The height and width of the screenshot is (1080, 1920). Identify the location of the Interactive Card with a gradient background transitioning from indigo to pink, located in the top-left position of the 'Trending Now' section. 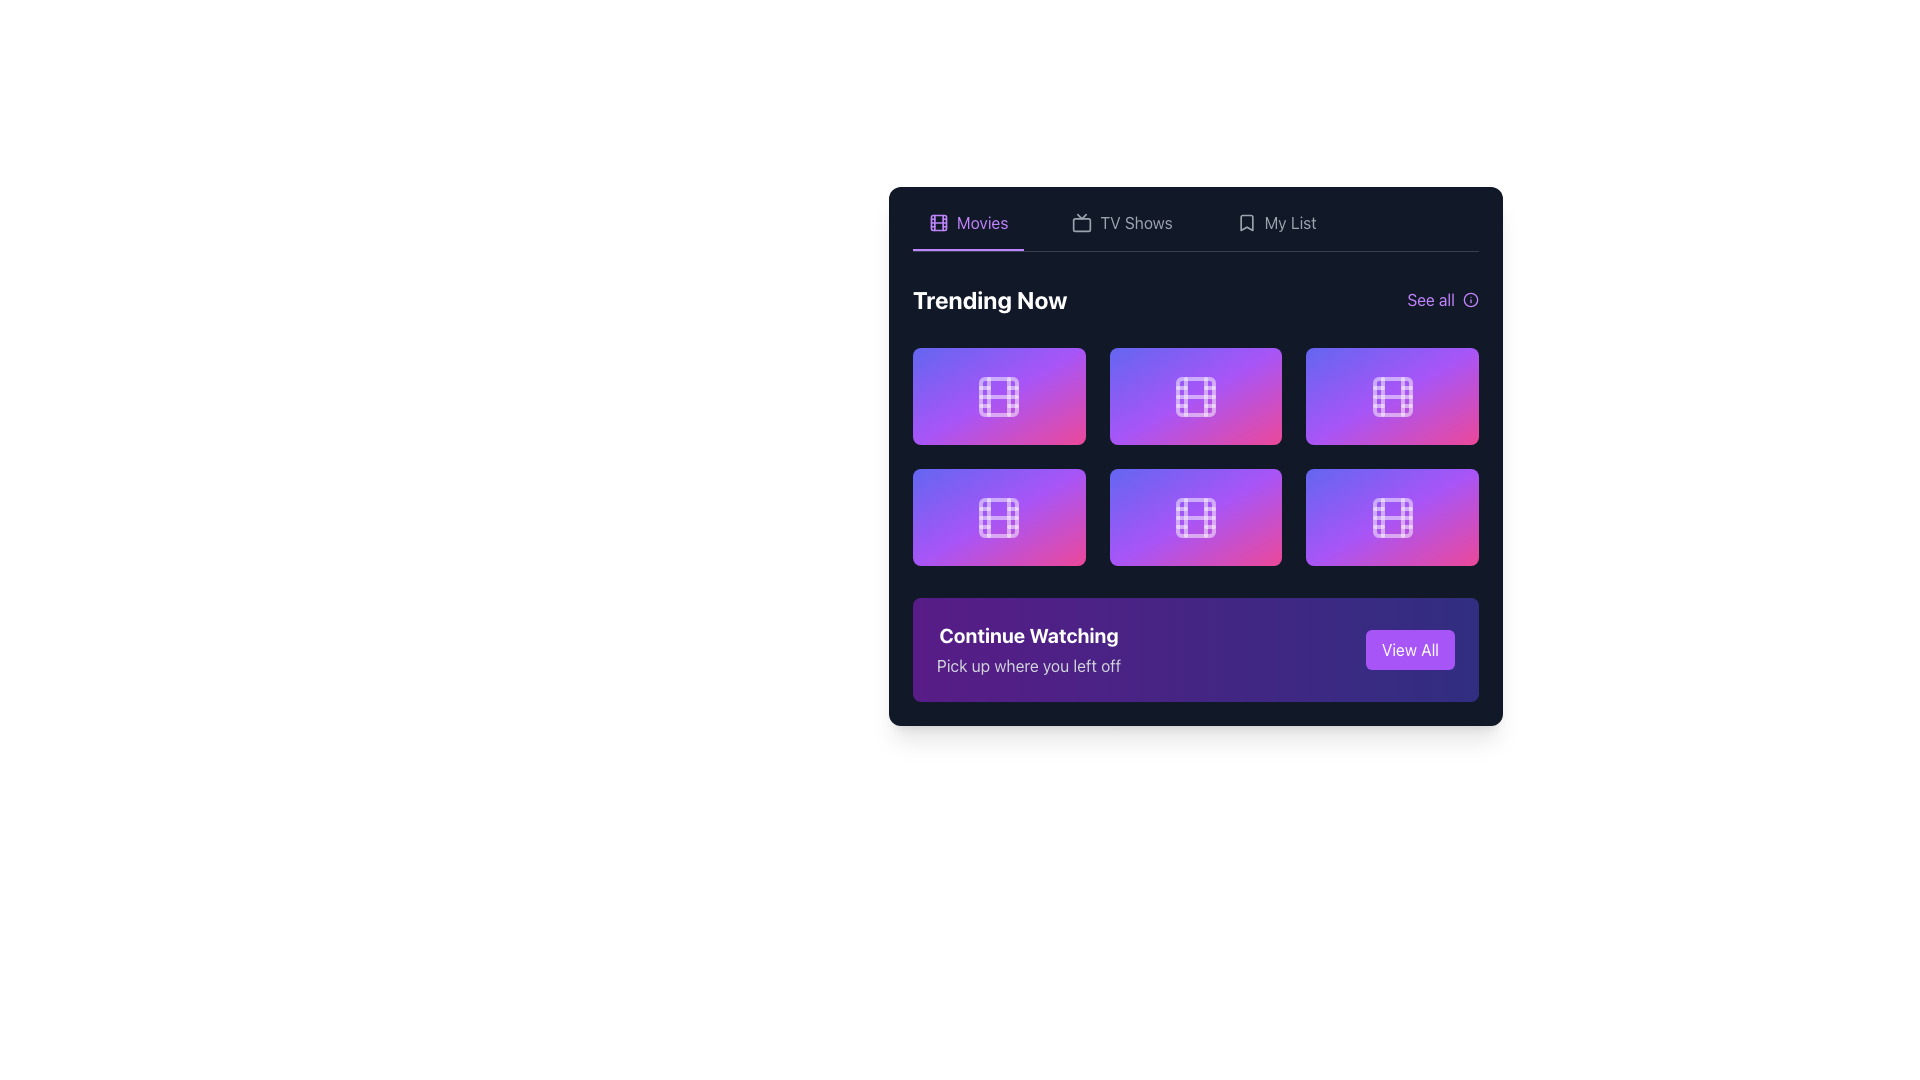
(999, 396).